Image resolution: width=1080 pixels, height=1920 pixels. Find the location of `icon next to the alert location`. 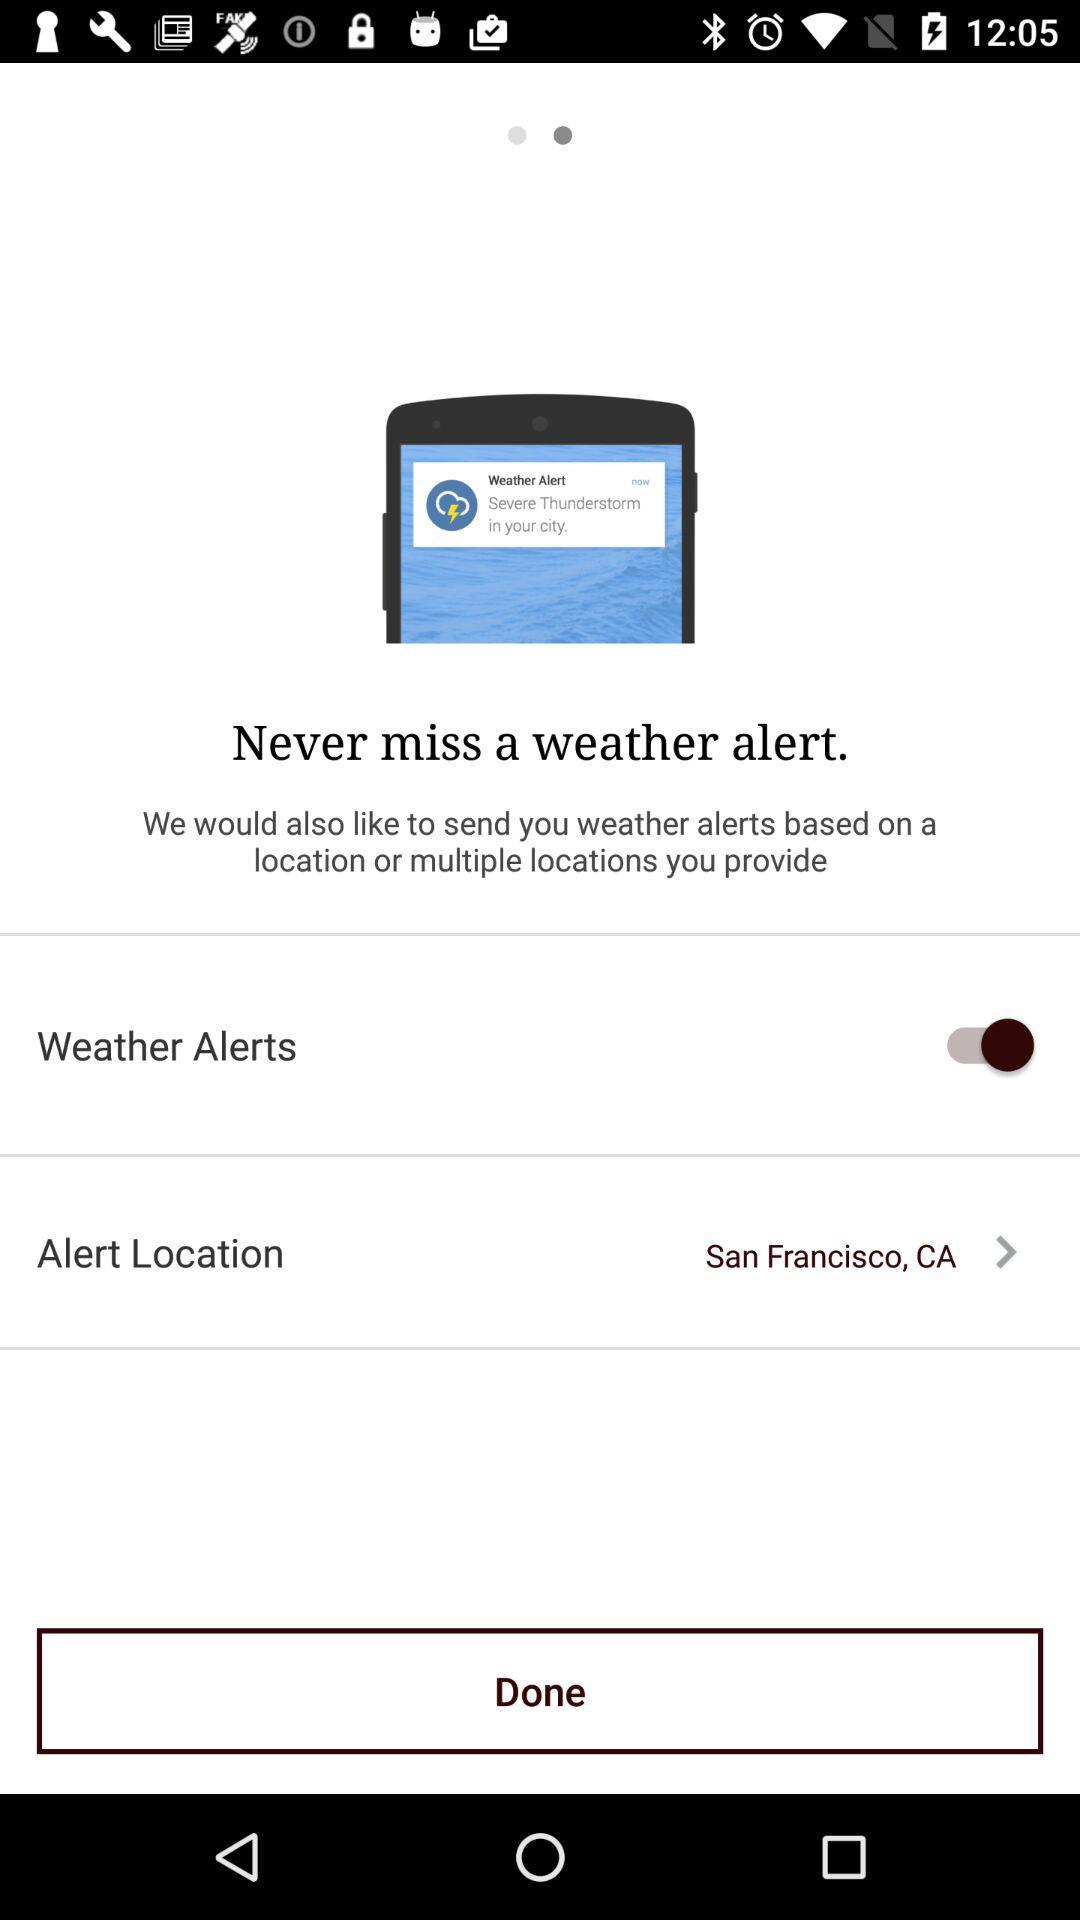

icon next to the alert location is located at coordinates (860, 1254).